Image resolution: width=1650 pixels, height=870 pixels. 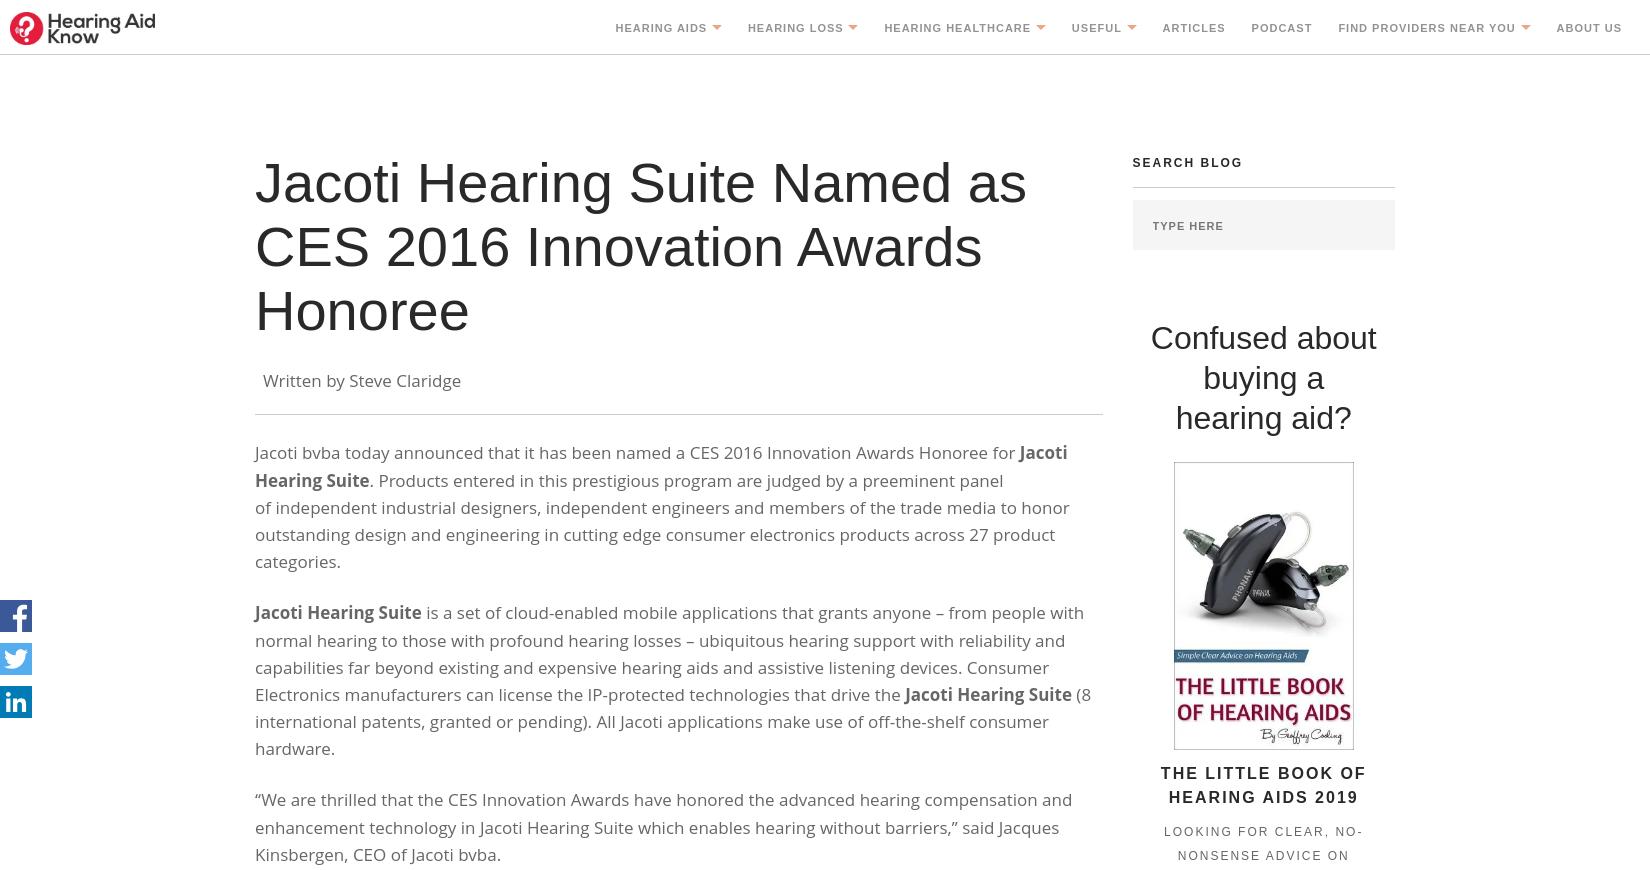 I want to click on 'Models / Types', so click(x=691, y=207).